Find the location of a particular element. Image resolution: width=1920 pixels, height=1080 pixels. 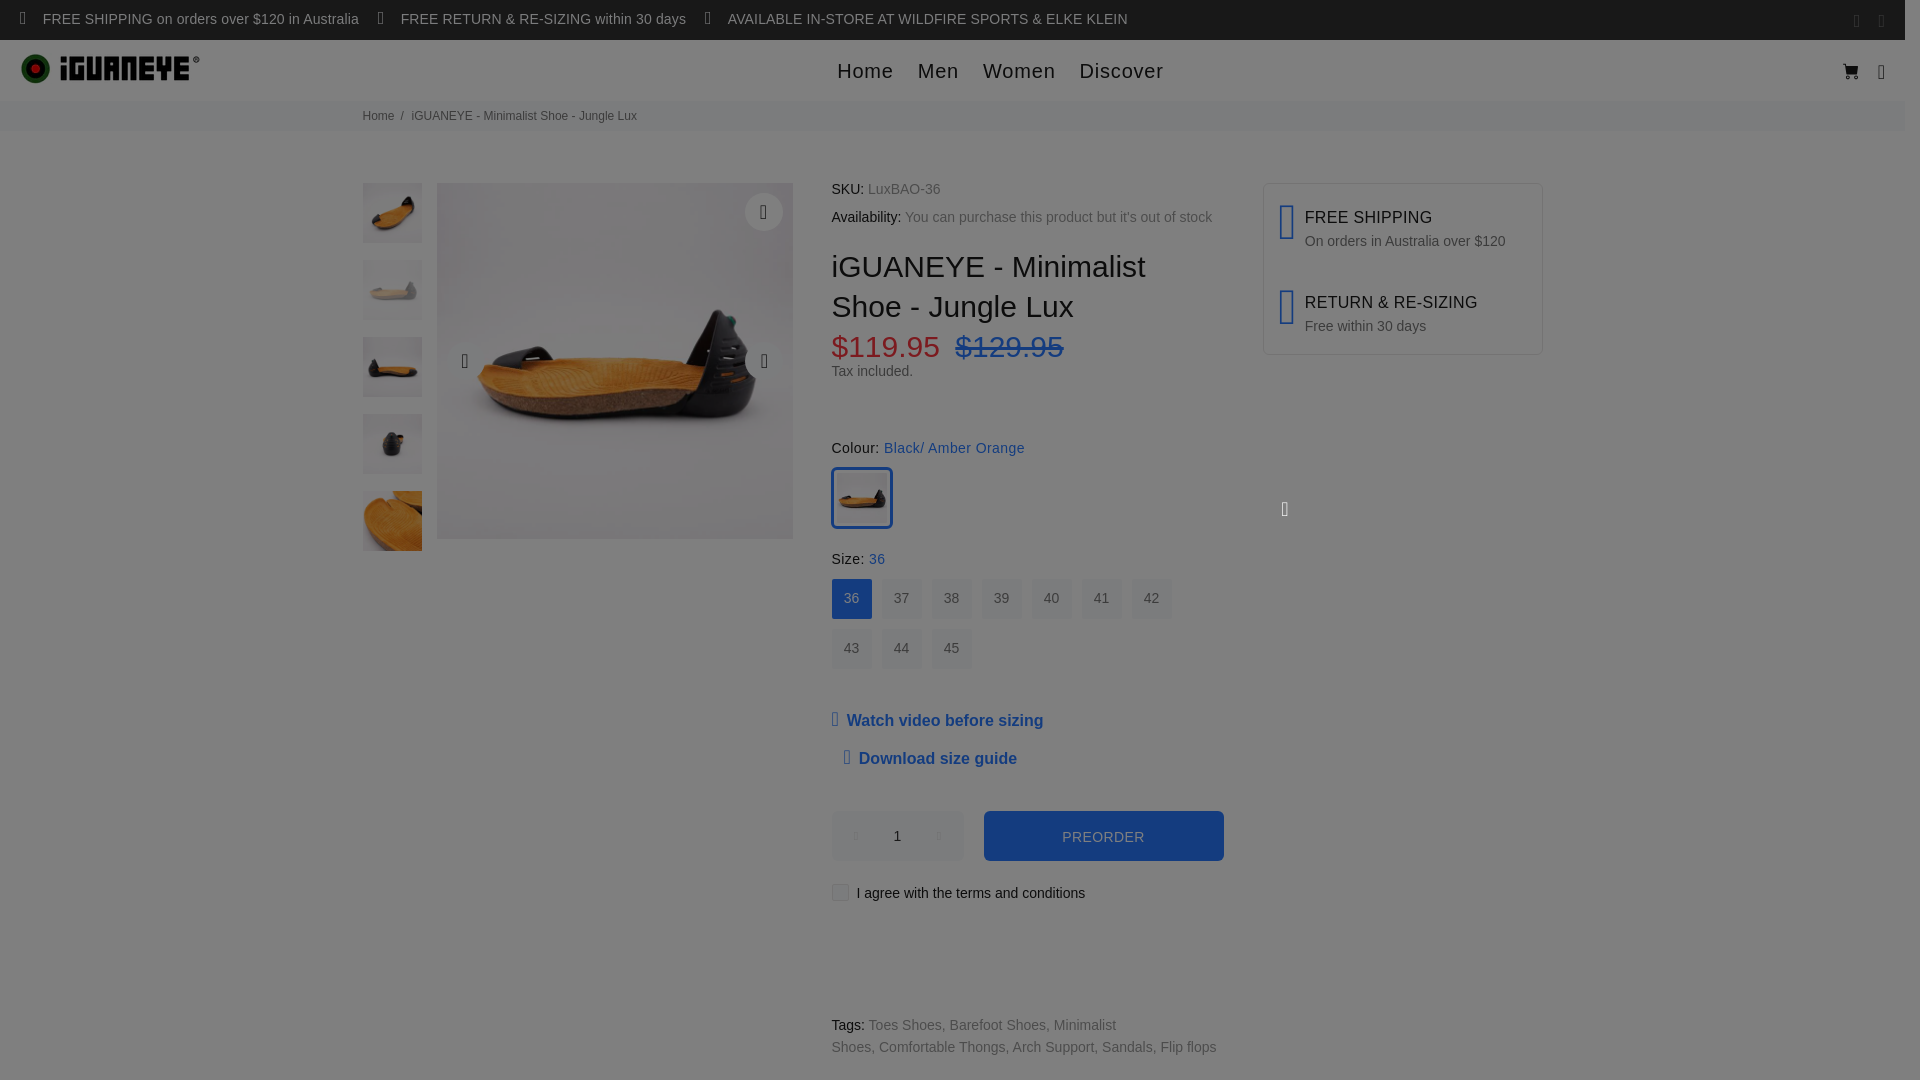

'Download size guide' is located at coordinates (930, 759).